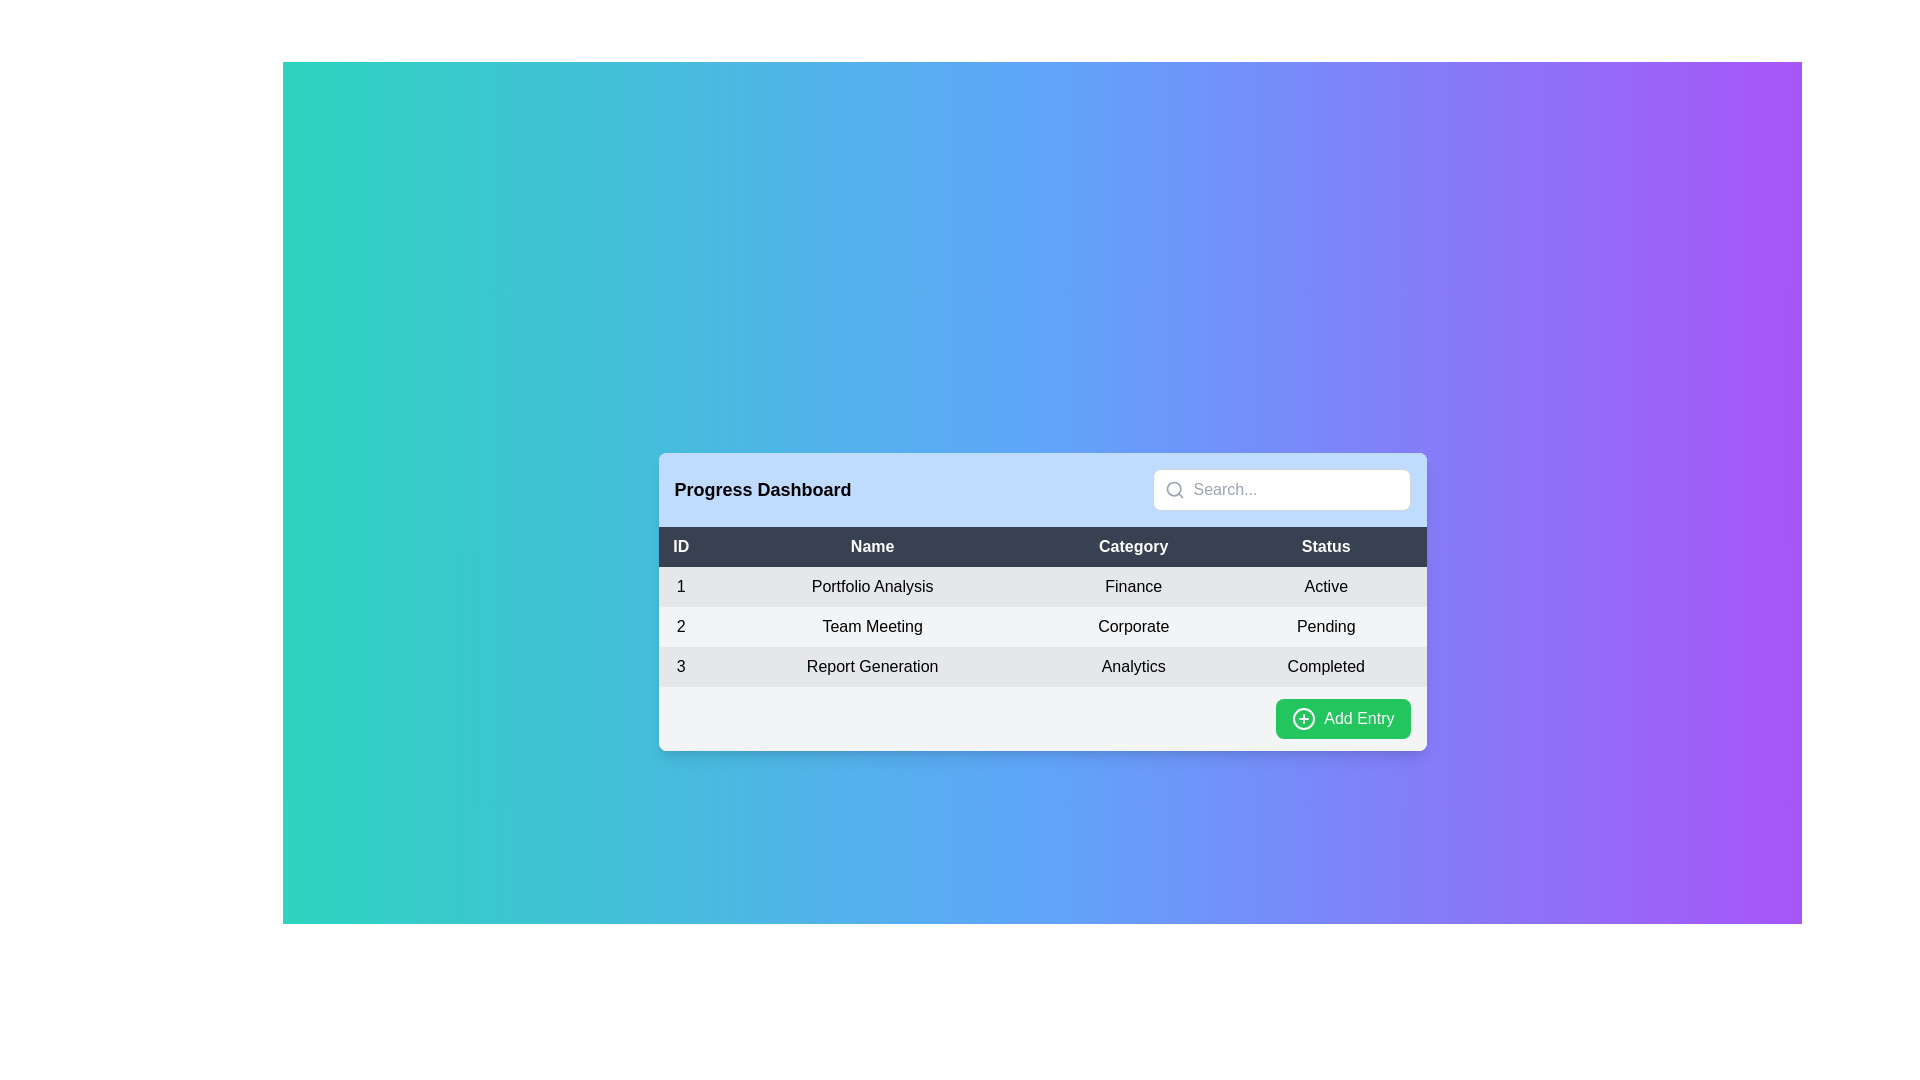 This screenshot has height=1080, width=1920. Describe the element at coordinates (1133, 547) in the screenshot. I see `text label displaying 'Category' which is the third header in the table, located between 'Name' and 'Status'` at that location.